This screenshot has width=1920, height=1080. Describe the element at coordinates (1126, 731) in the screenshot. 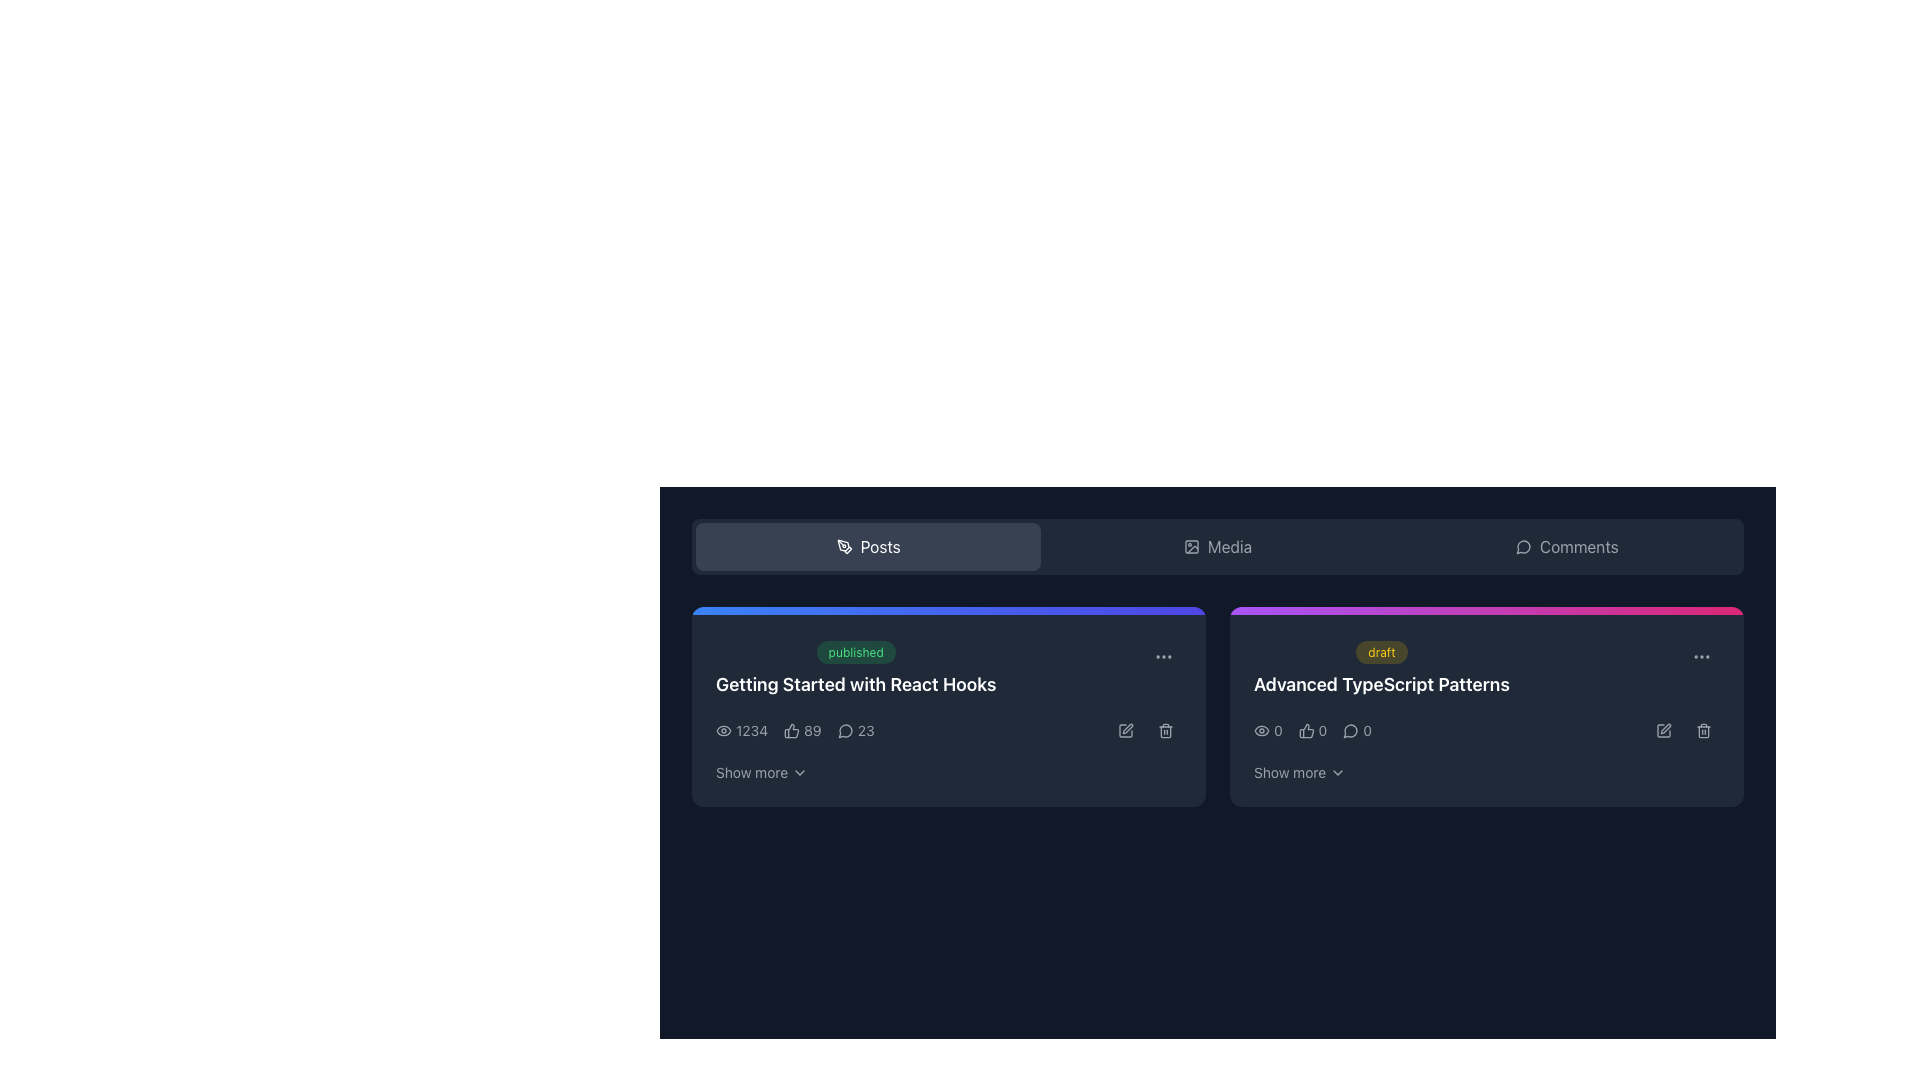

I see `the circular button with a pen icon located in the first post card at the bottom-right corner` at that location.